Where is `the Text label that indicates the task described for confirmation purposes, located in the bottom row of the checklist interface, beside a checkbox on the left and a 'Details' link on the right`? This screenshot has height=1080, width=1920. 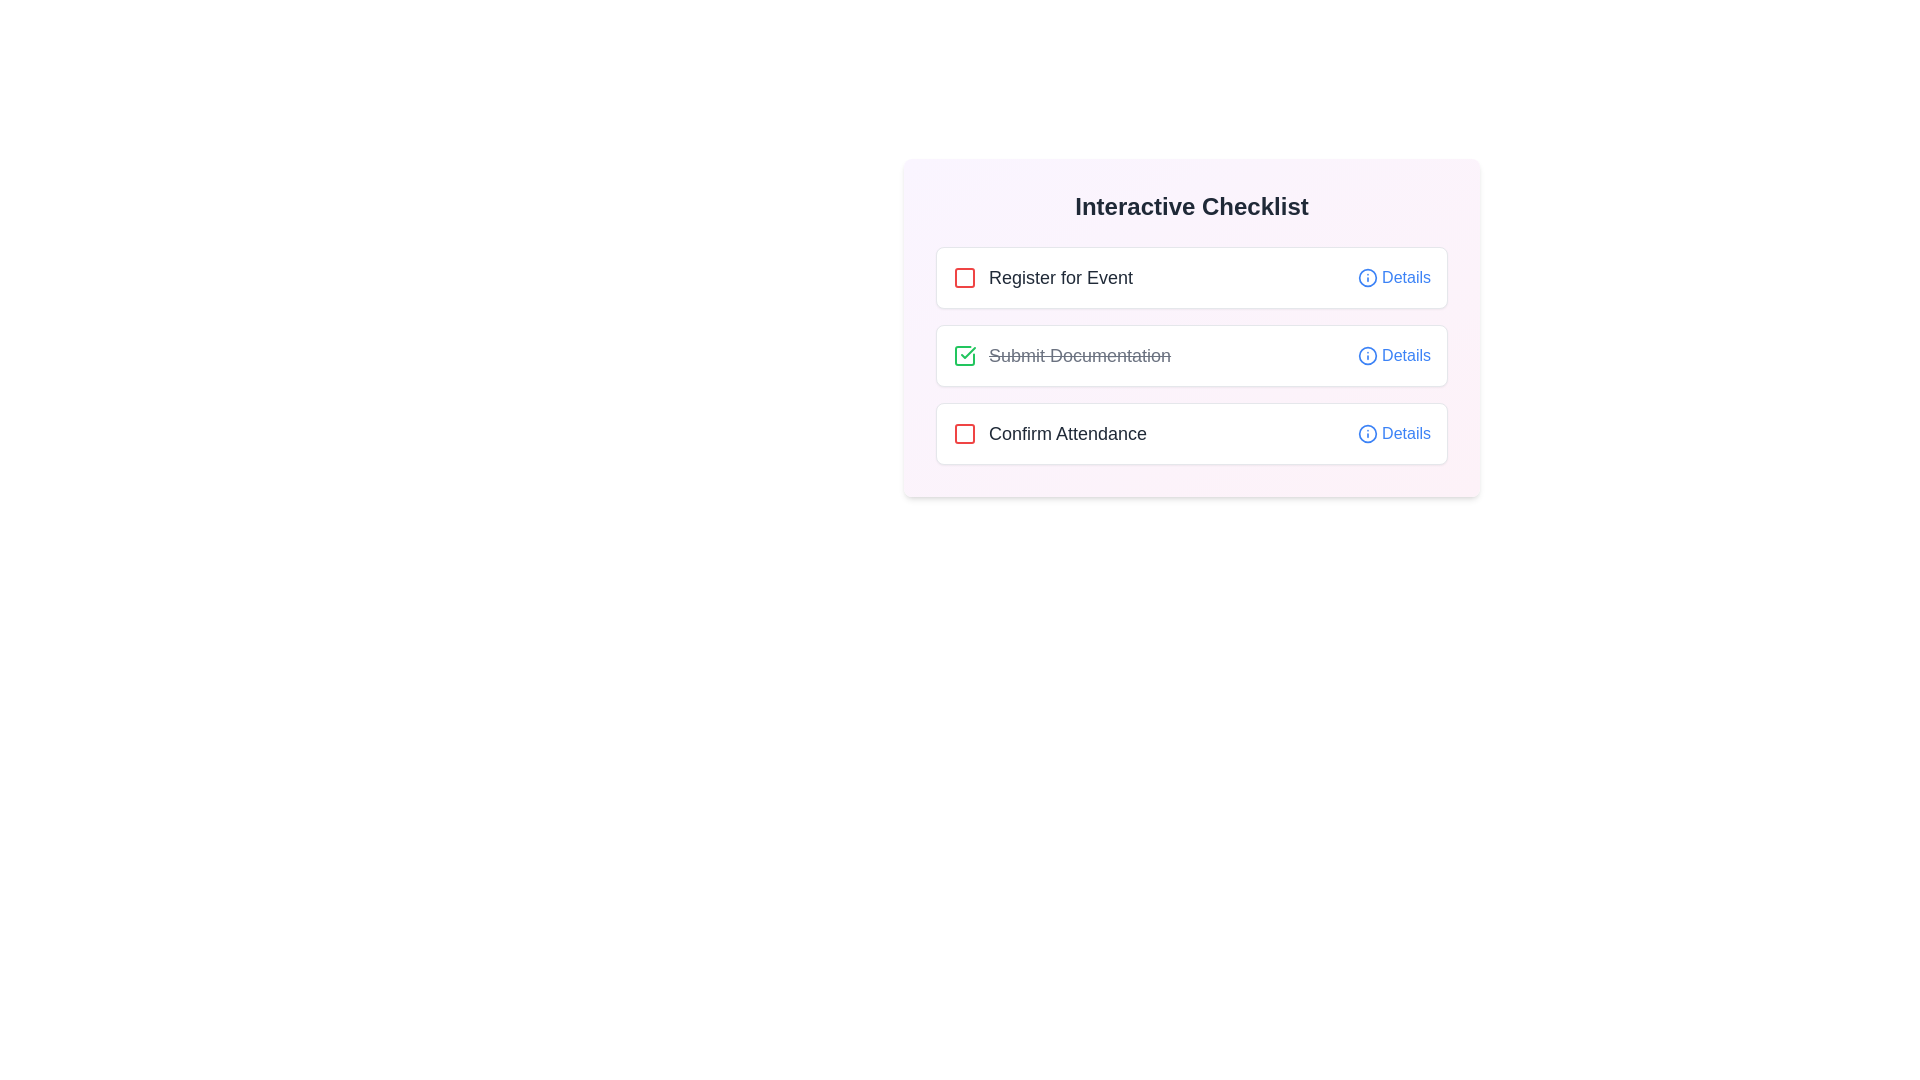
the Text label that indicates the task described for confirmation purposes, located in the bottom row of the checklist interface, beside a checkbox on the left and a 'Details' link on the right is located at coordinates (1067, 433).